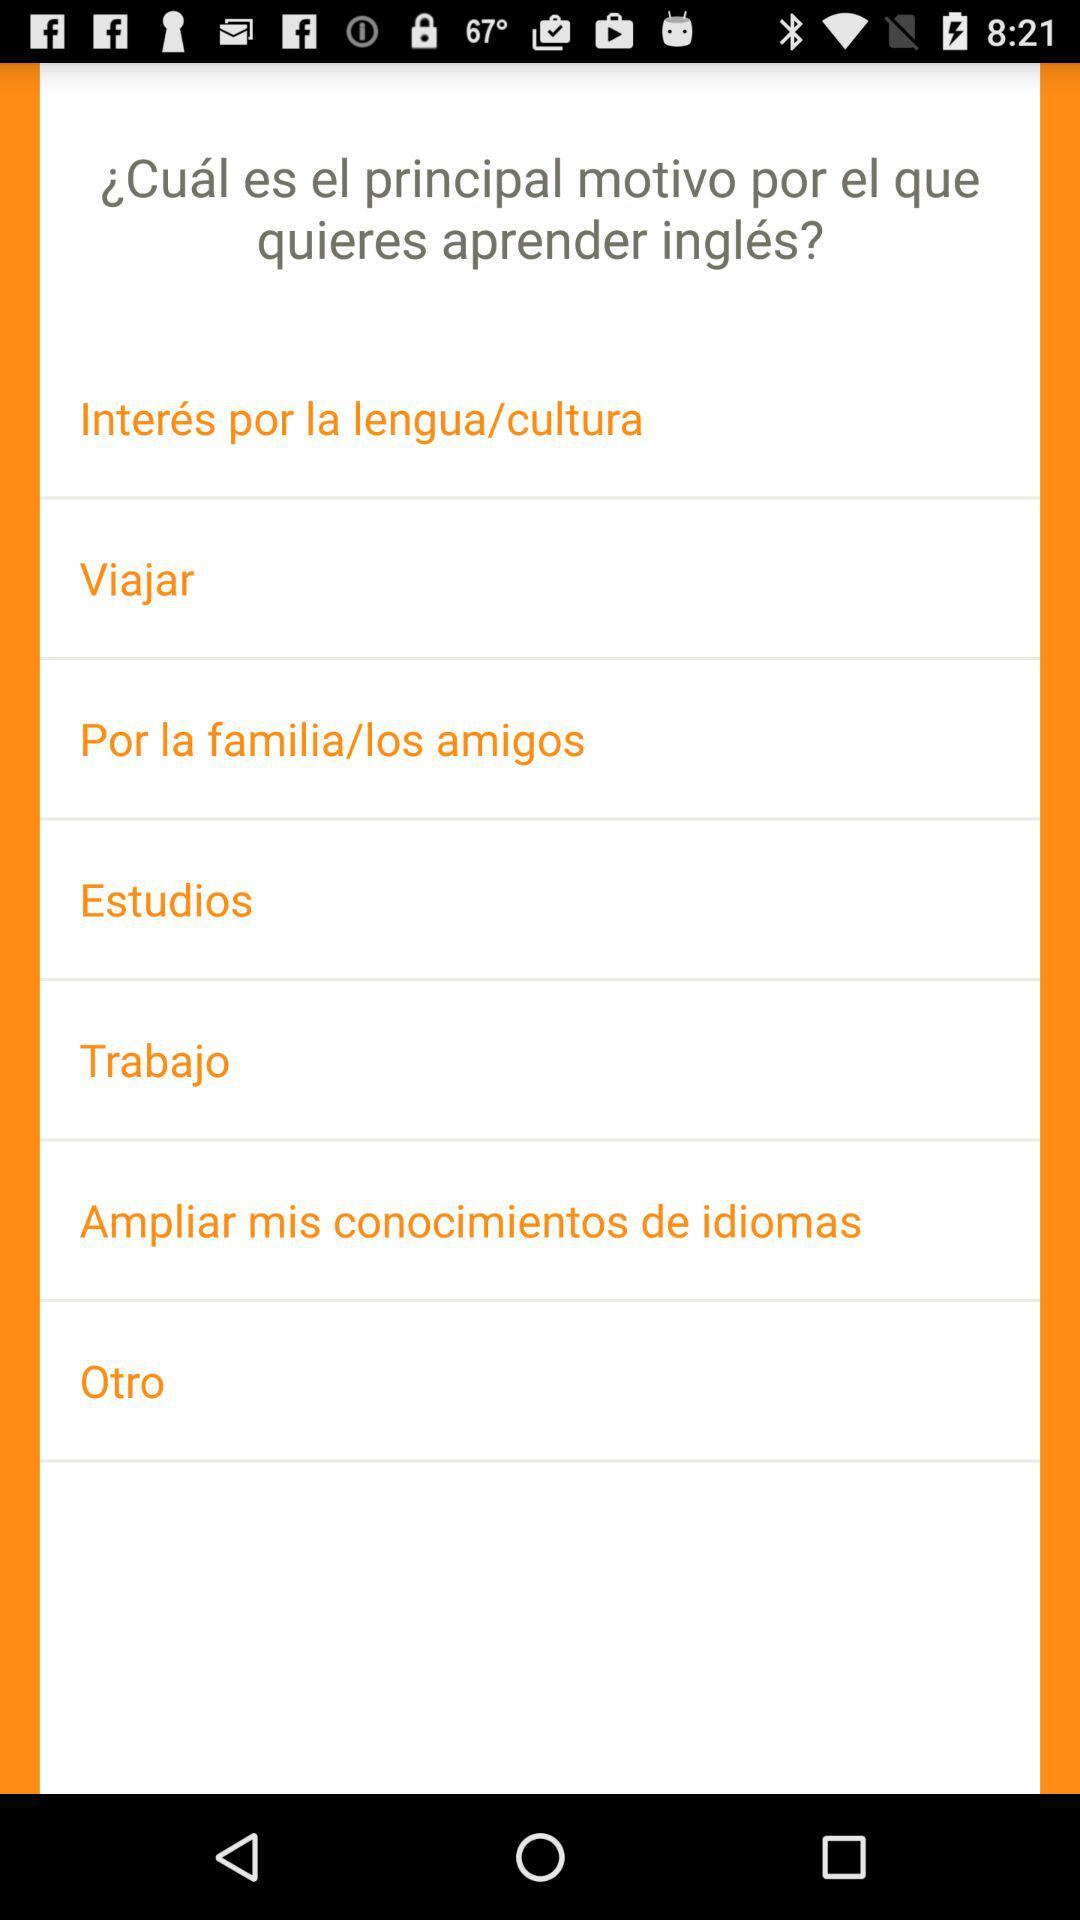  Describe the element at coordinates (540, 1058) in the screenshot. I see `trabajo` at that location.